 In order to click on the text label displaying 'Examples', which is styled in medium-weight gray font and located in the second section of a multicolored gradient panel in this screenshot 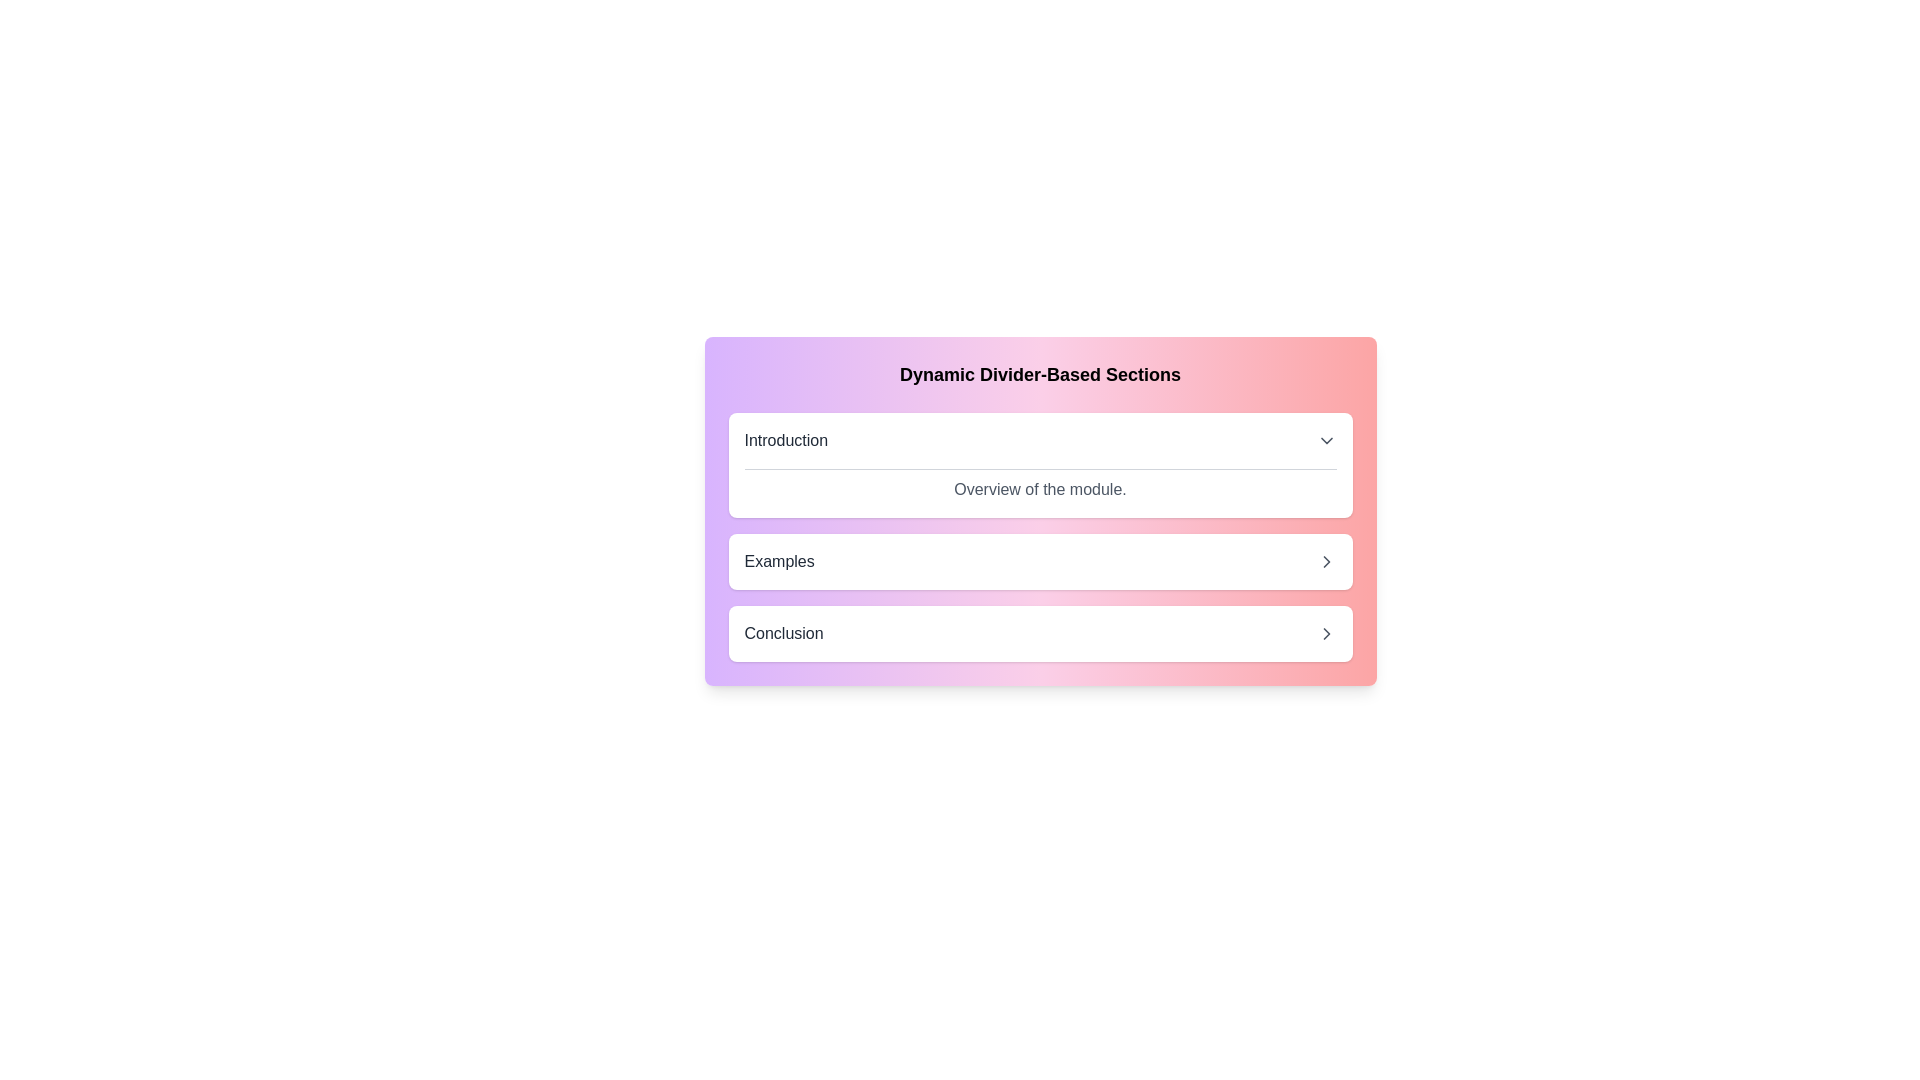, I will do `click(778, 562)`.